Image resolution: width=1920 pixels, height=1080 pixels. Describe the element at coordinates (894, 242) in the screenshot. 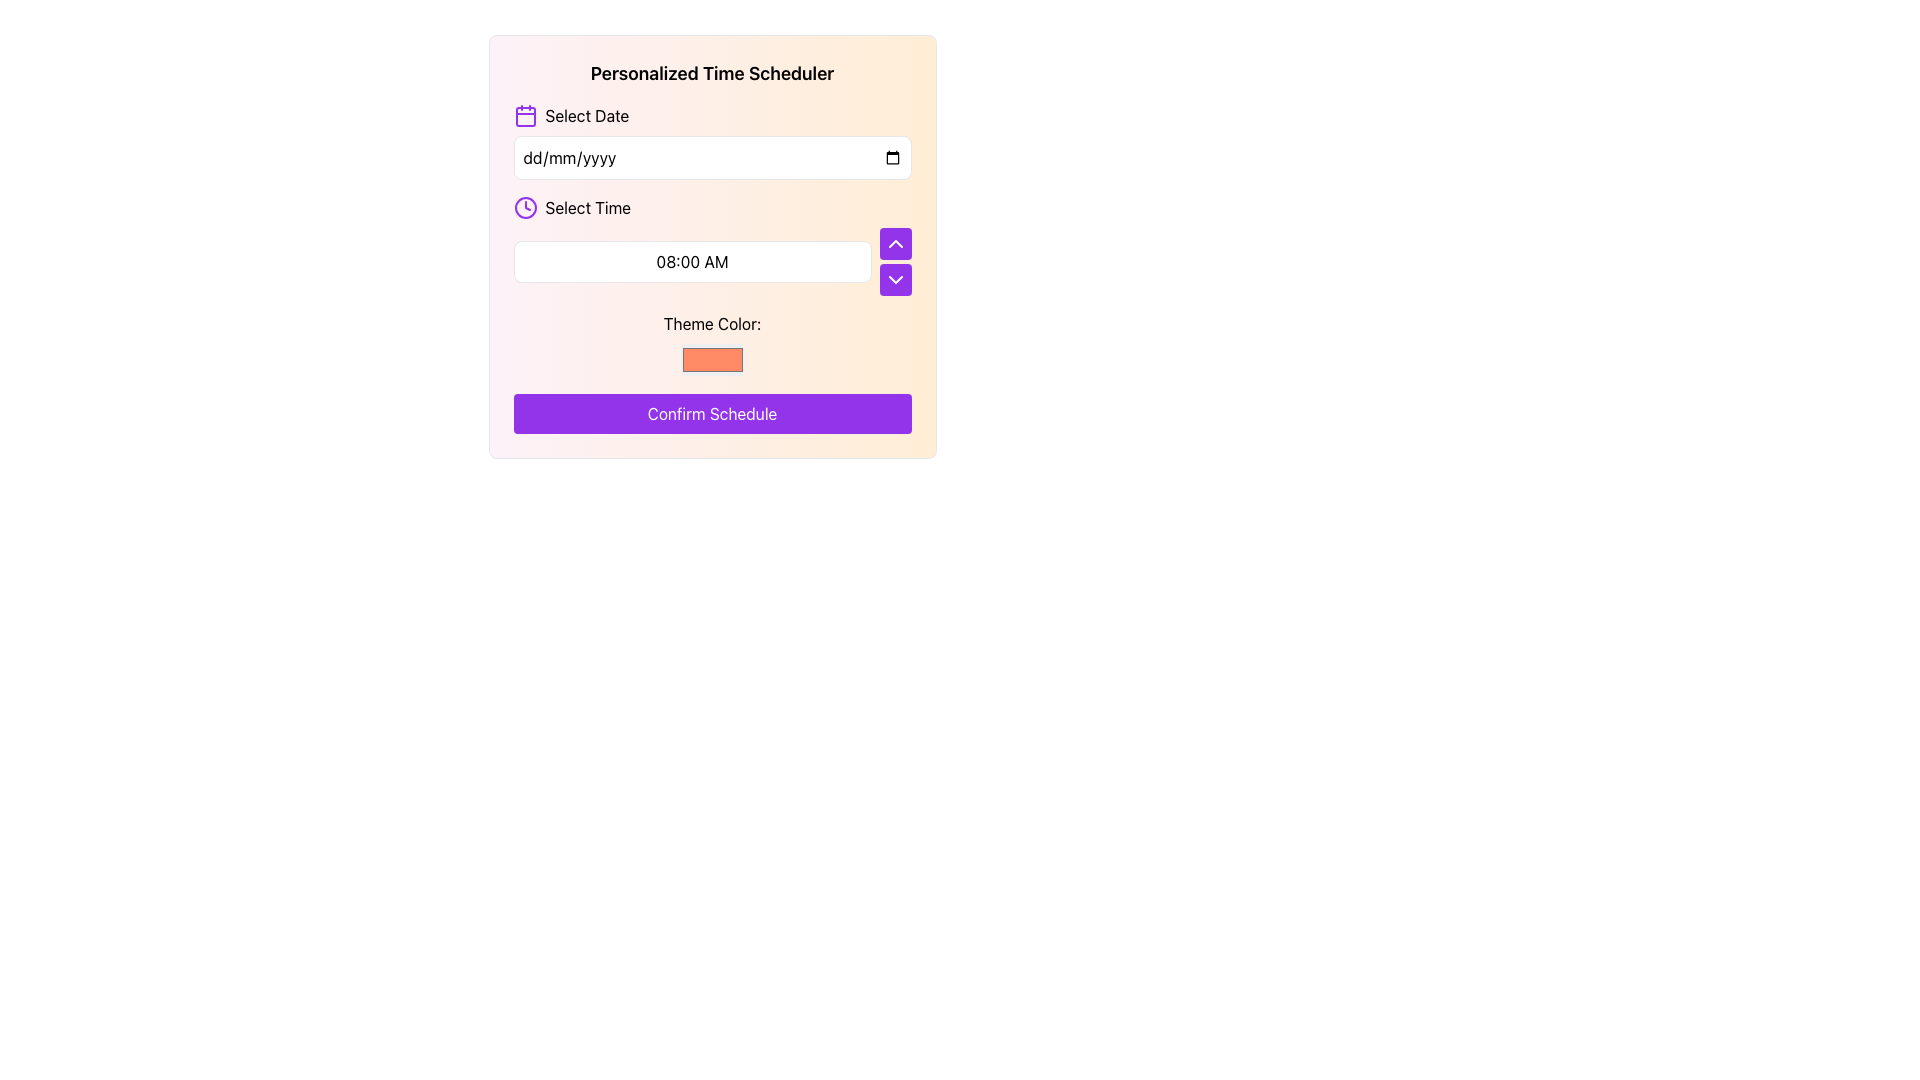

I see `the button with an icon located above the downward-pointing chevron button to adjust the time value upward` at that location.